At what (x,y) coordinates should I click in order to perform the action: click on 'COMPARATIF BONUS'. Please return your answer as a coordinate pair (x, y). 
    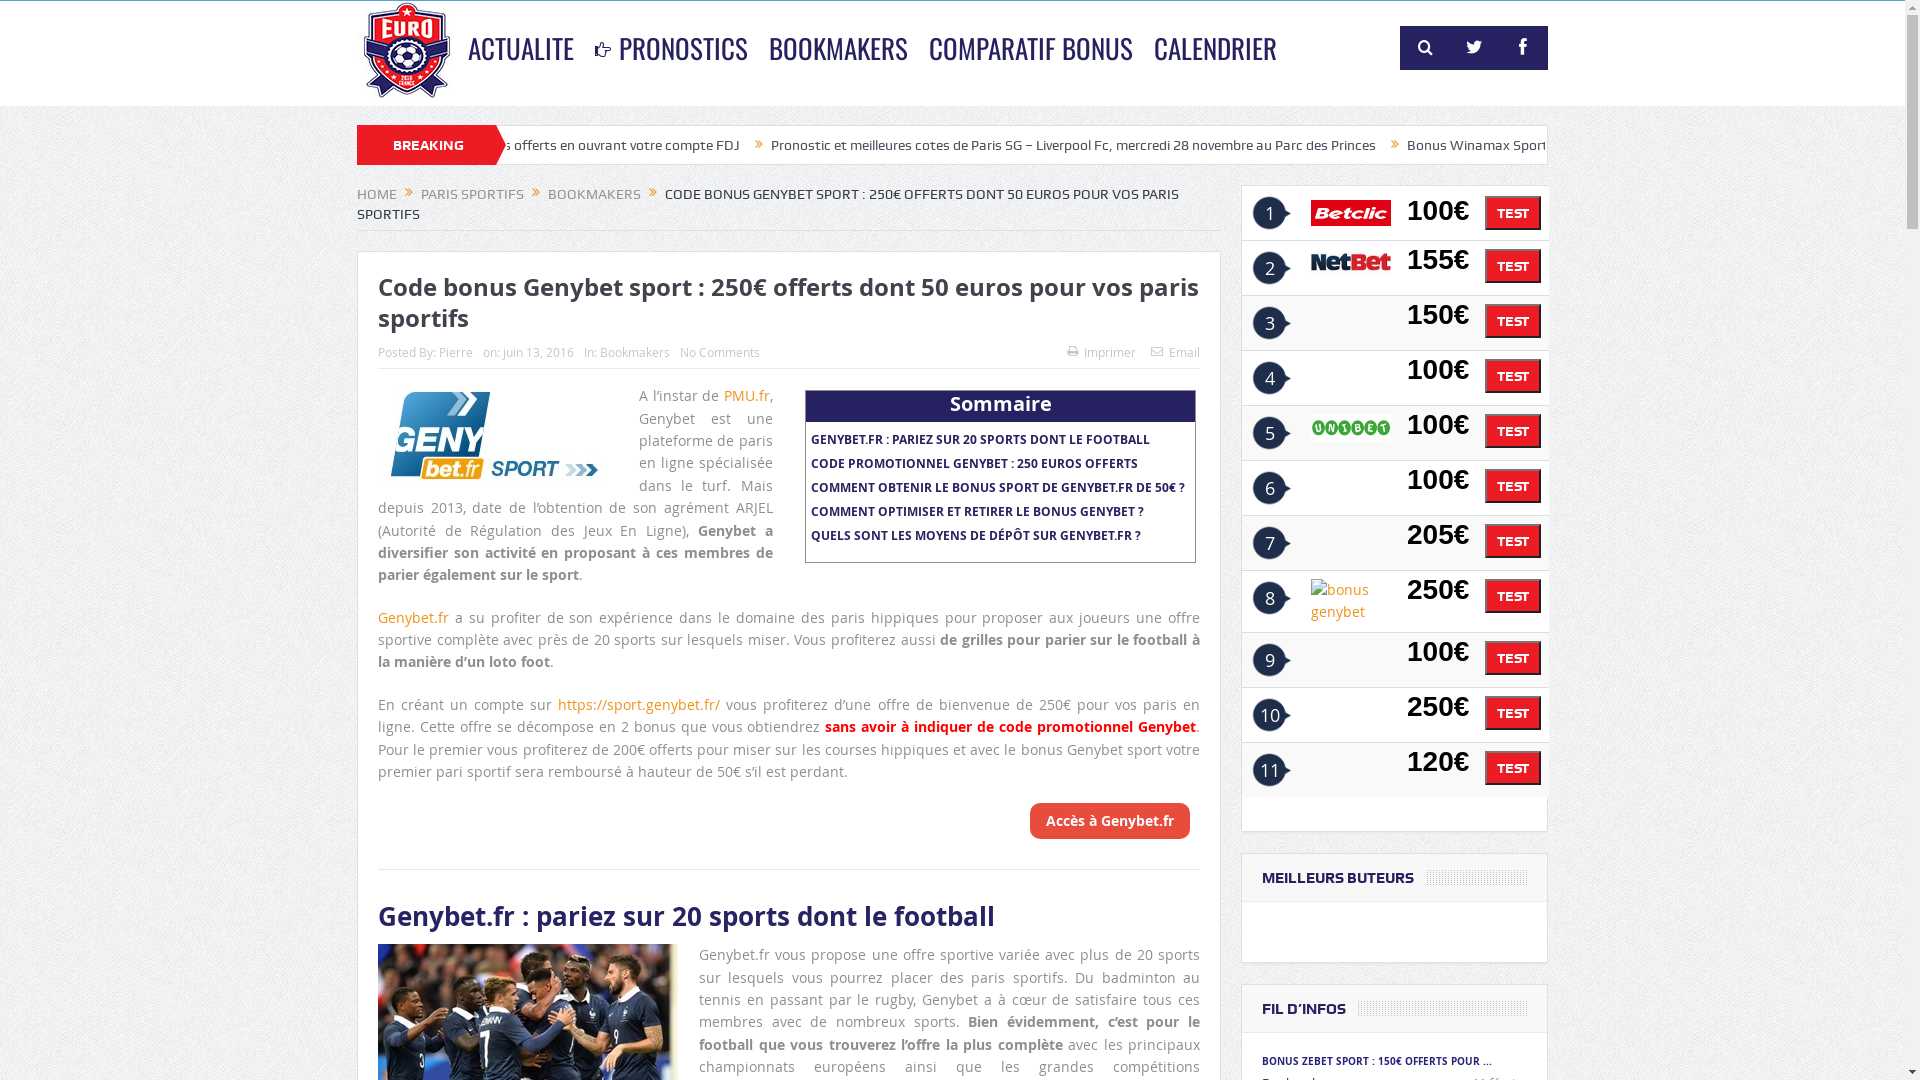
    Looking at the image, I should click on (917, 46).